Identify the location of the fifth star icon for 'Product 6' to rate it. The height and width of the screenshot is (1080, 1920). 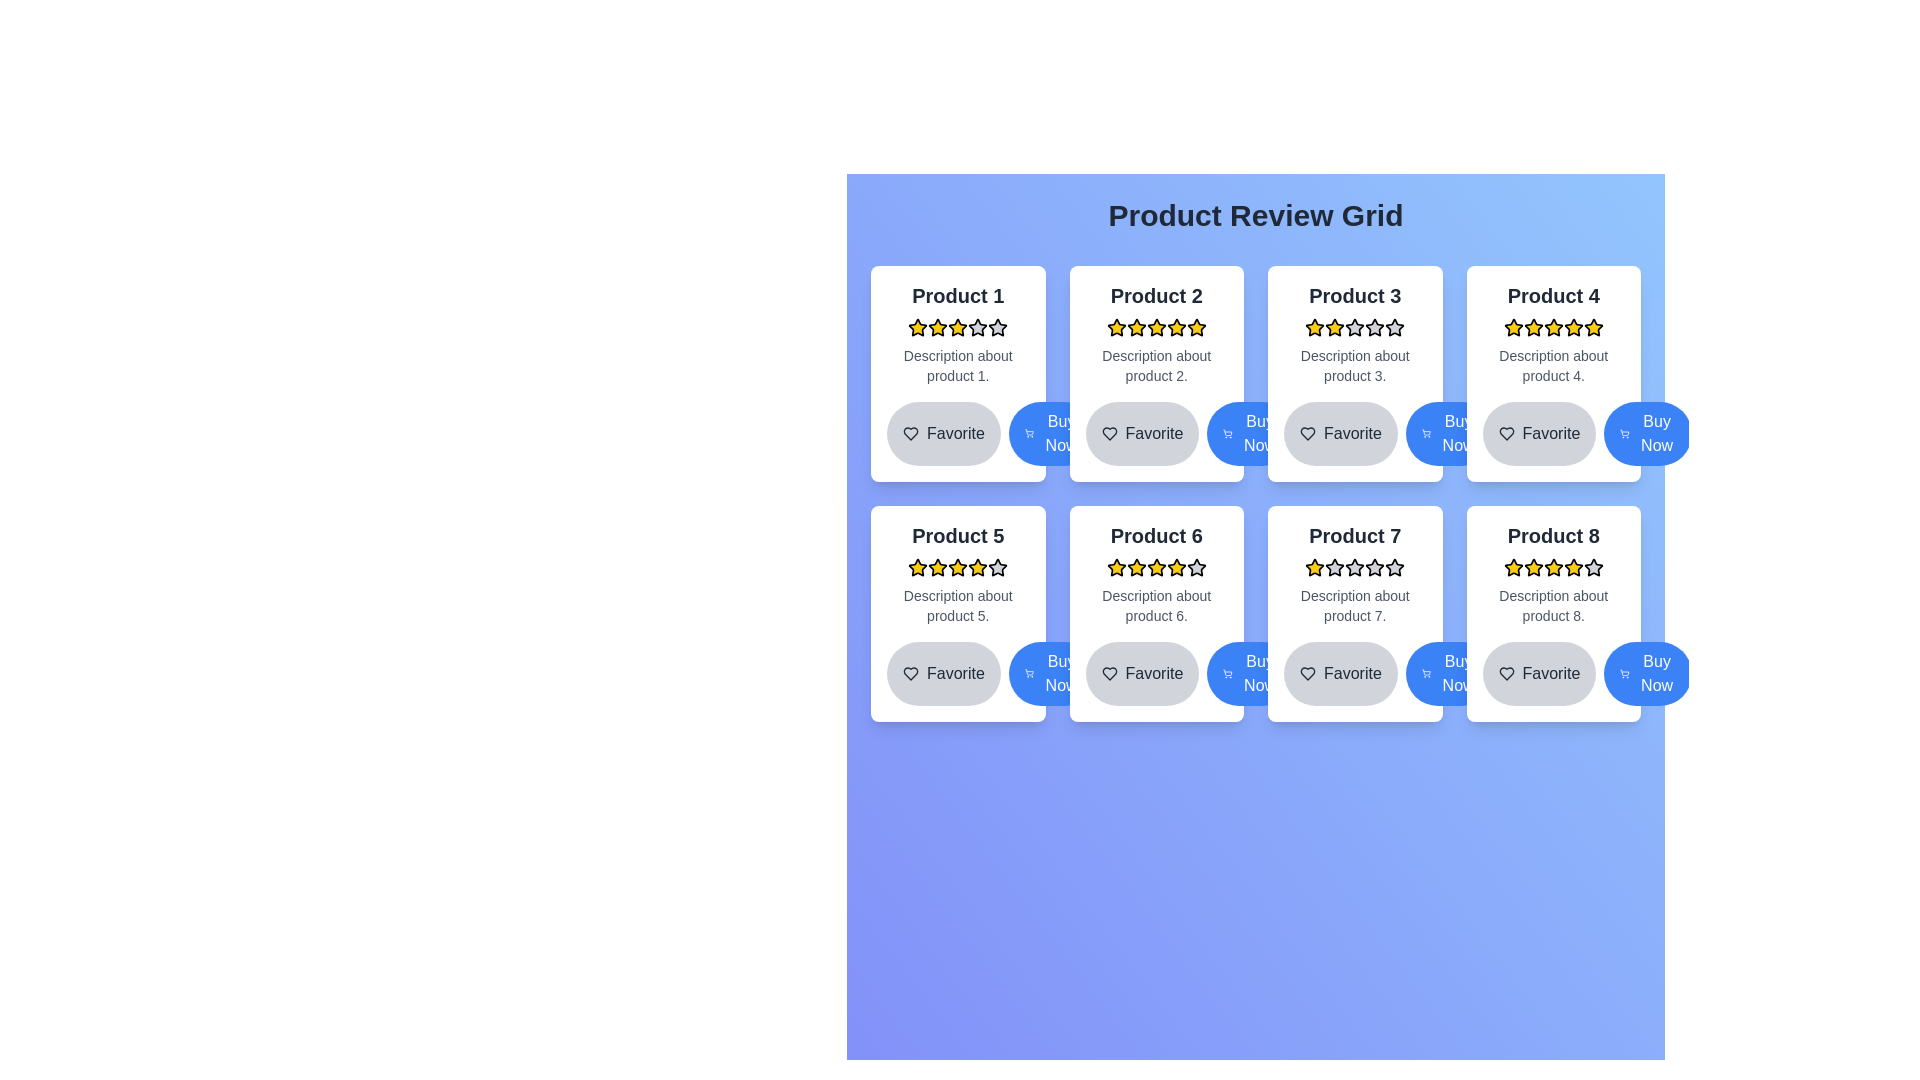
(1196, 567).